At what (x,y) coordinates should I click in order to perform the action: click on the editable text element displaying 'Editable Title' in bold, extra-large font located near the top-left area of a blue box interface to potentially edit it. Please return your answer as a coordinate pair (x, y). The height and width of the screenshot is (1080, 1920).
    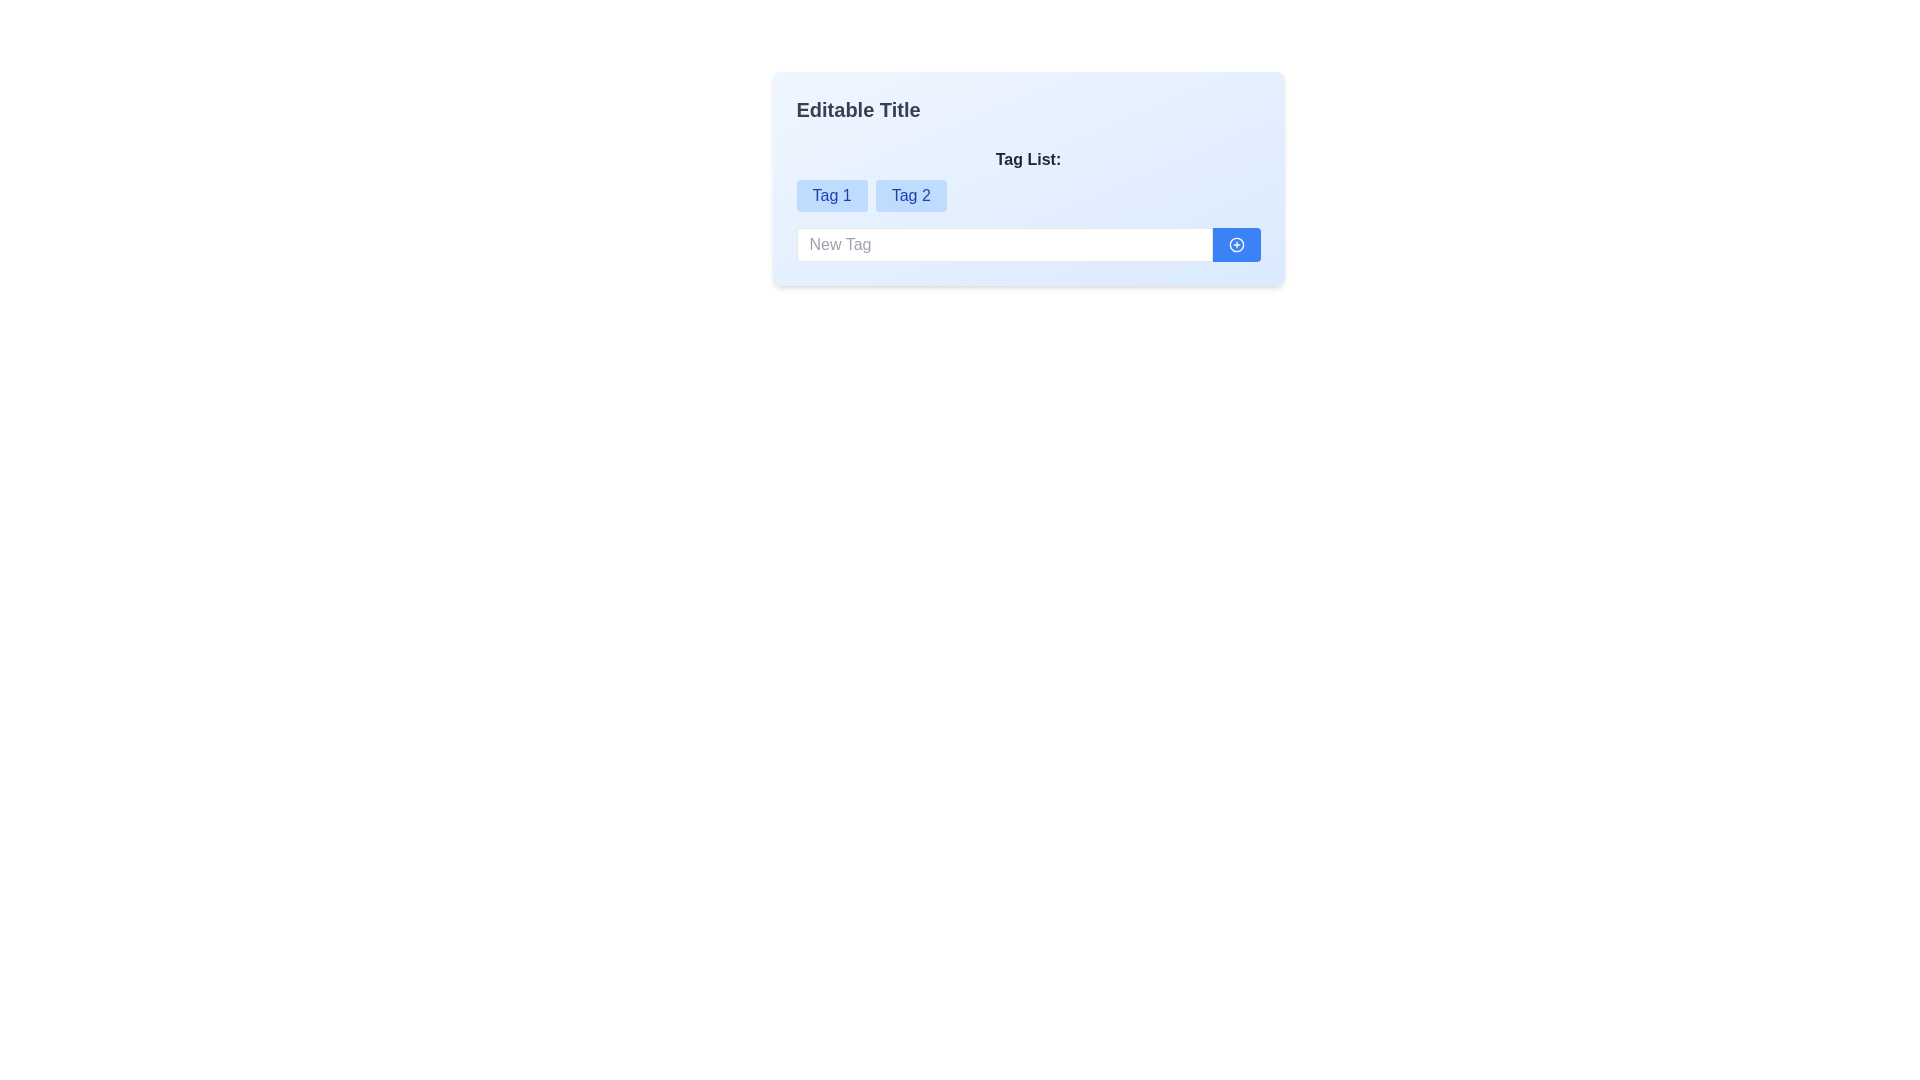
    Looking at the image, I should click on (858, 110).